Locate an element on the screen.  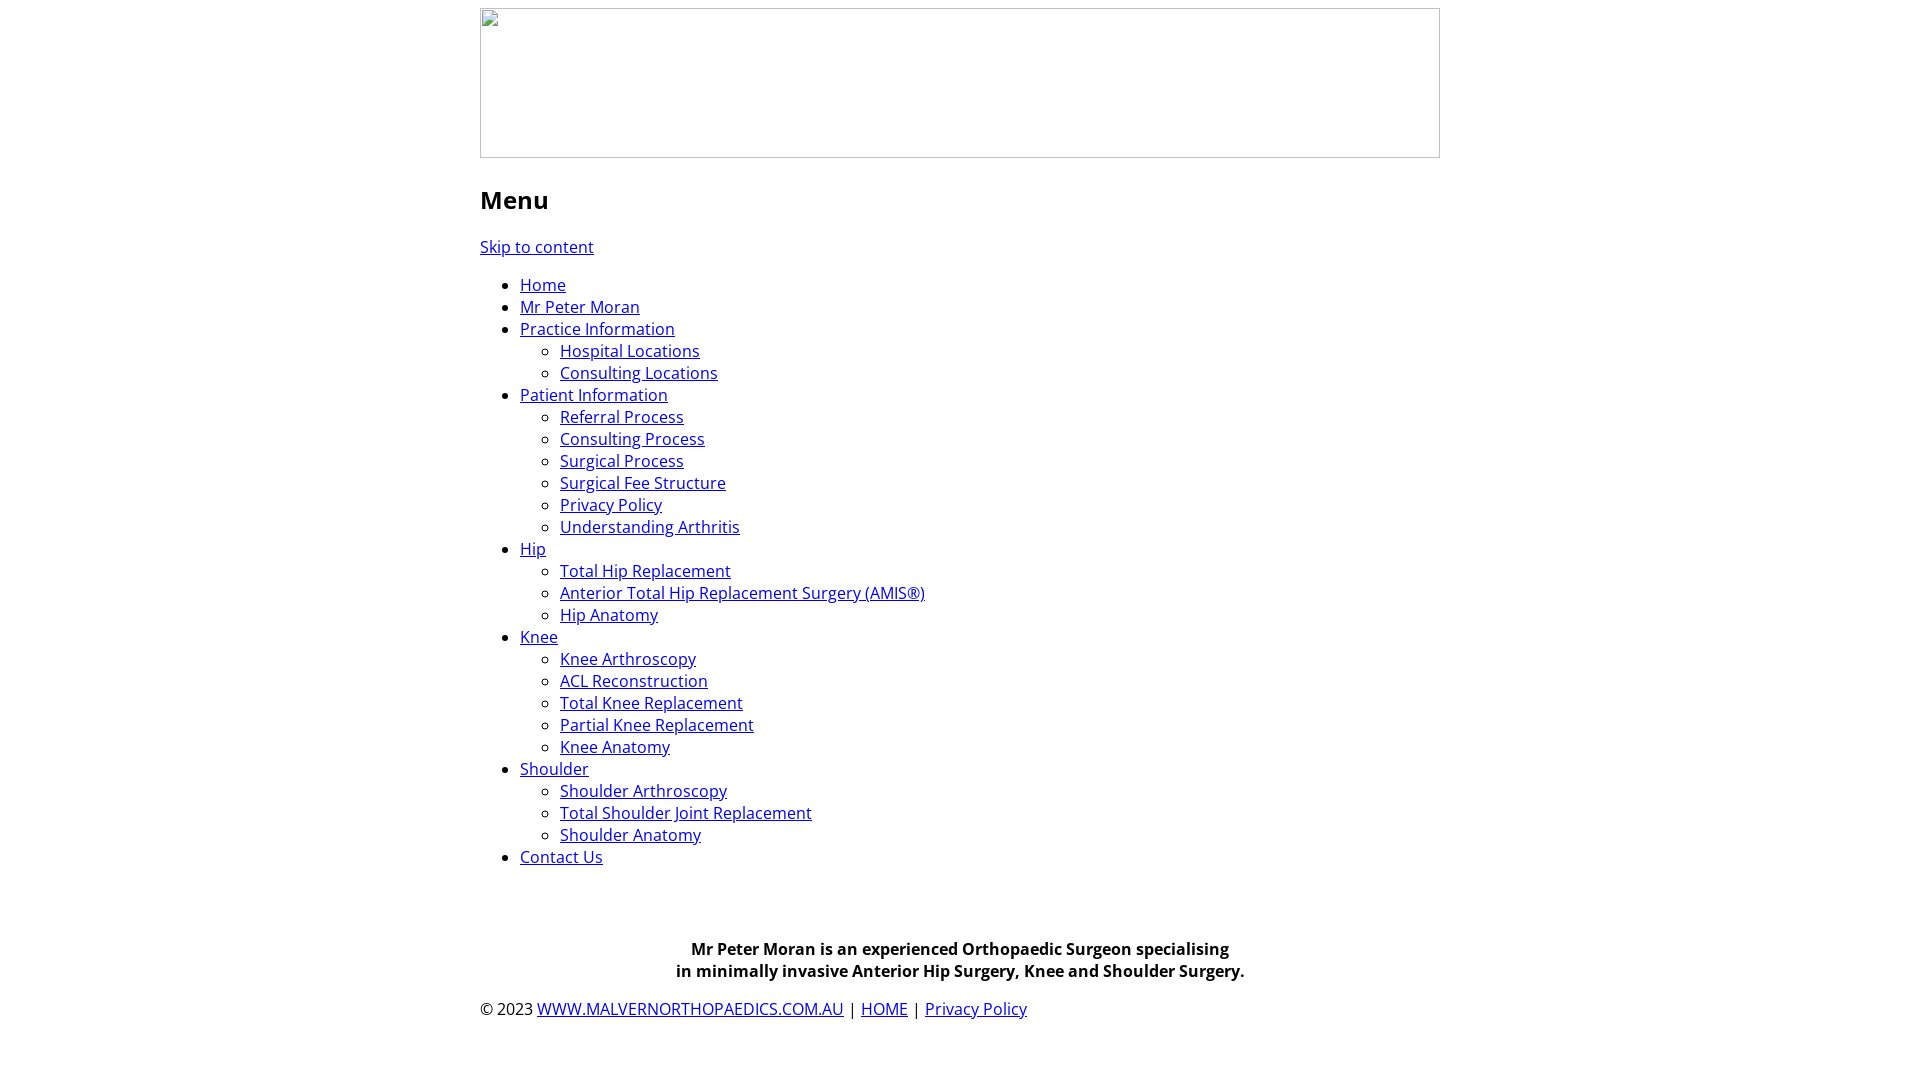
'Shoulder' is located at coordinates (554, 767).